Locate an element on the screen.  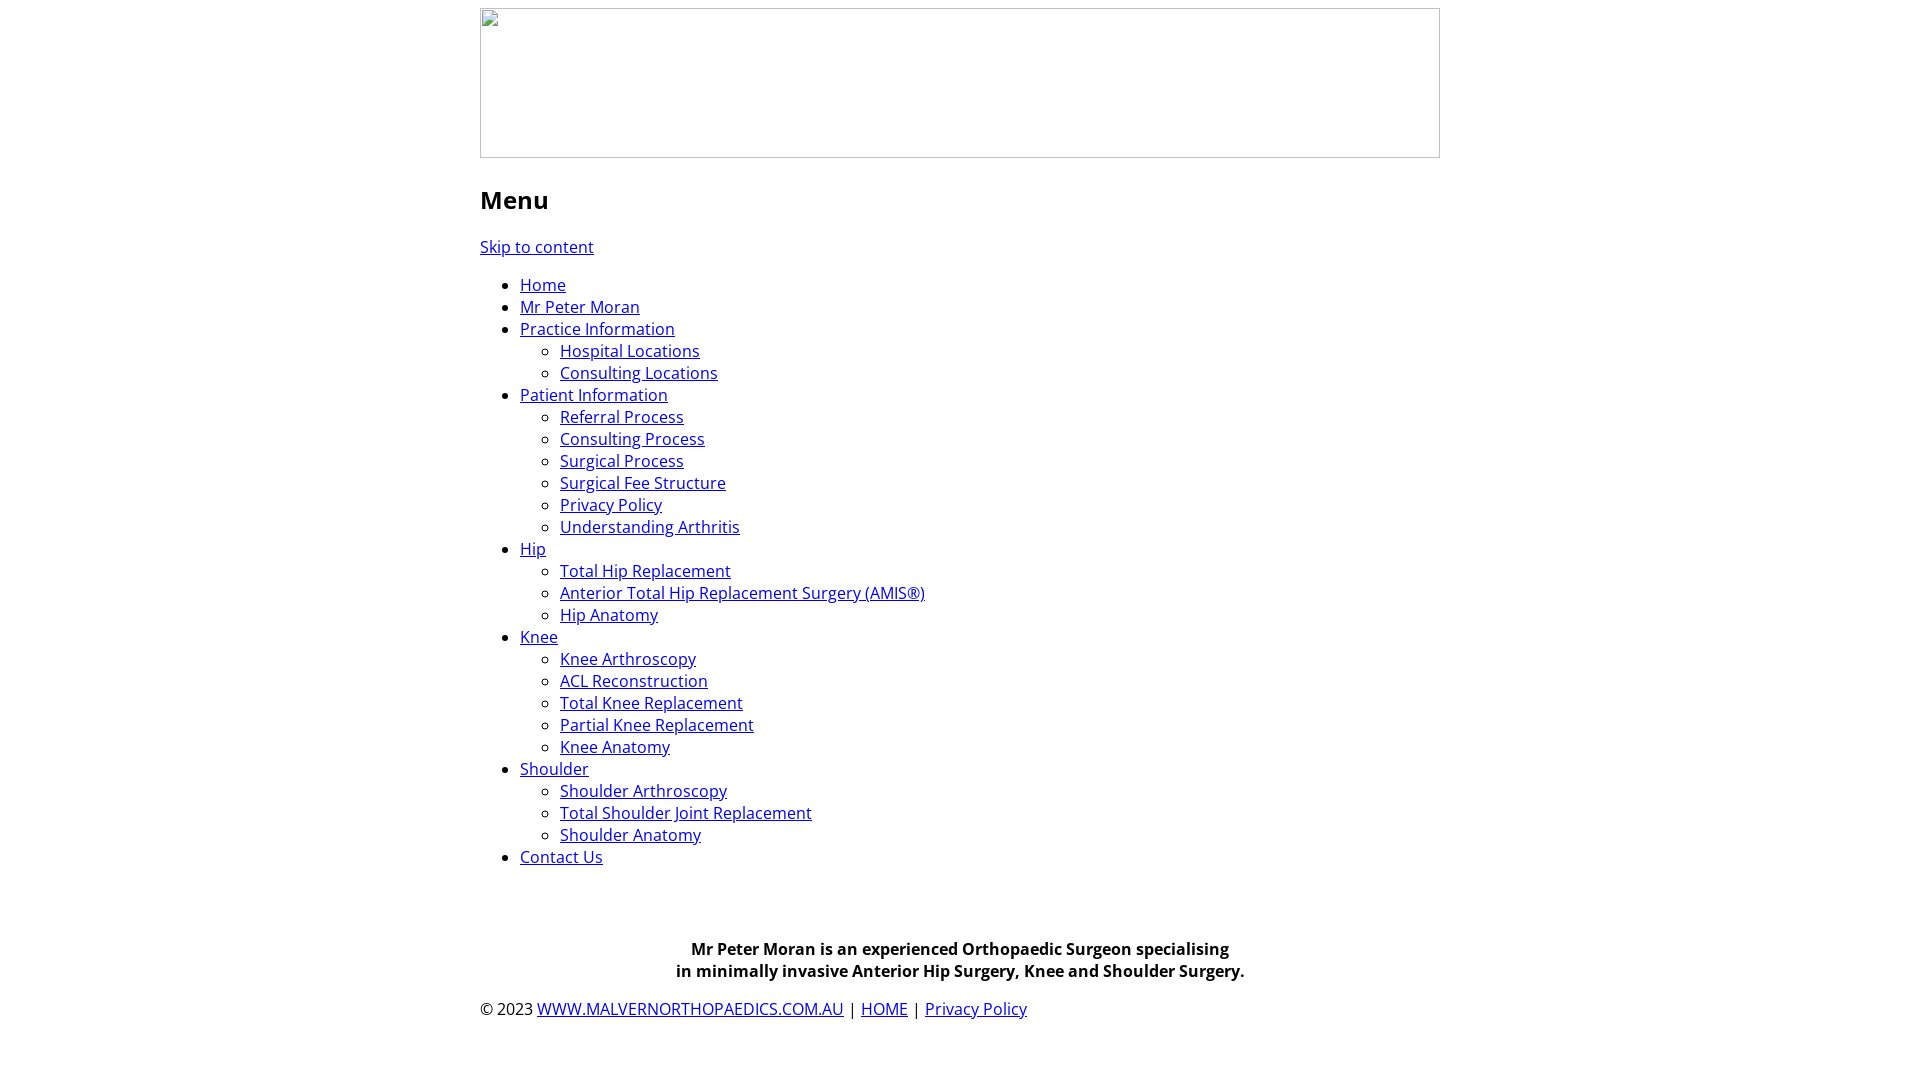
'Shoulder' is located at coordinates (554, 767).